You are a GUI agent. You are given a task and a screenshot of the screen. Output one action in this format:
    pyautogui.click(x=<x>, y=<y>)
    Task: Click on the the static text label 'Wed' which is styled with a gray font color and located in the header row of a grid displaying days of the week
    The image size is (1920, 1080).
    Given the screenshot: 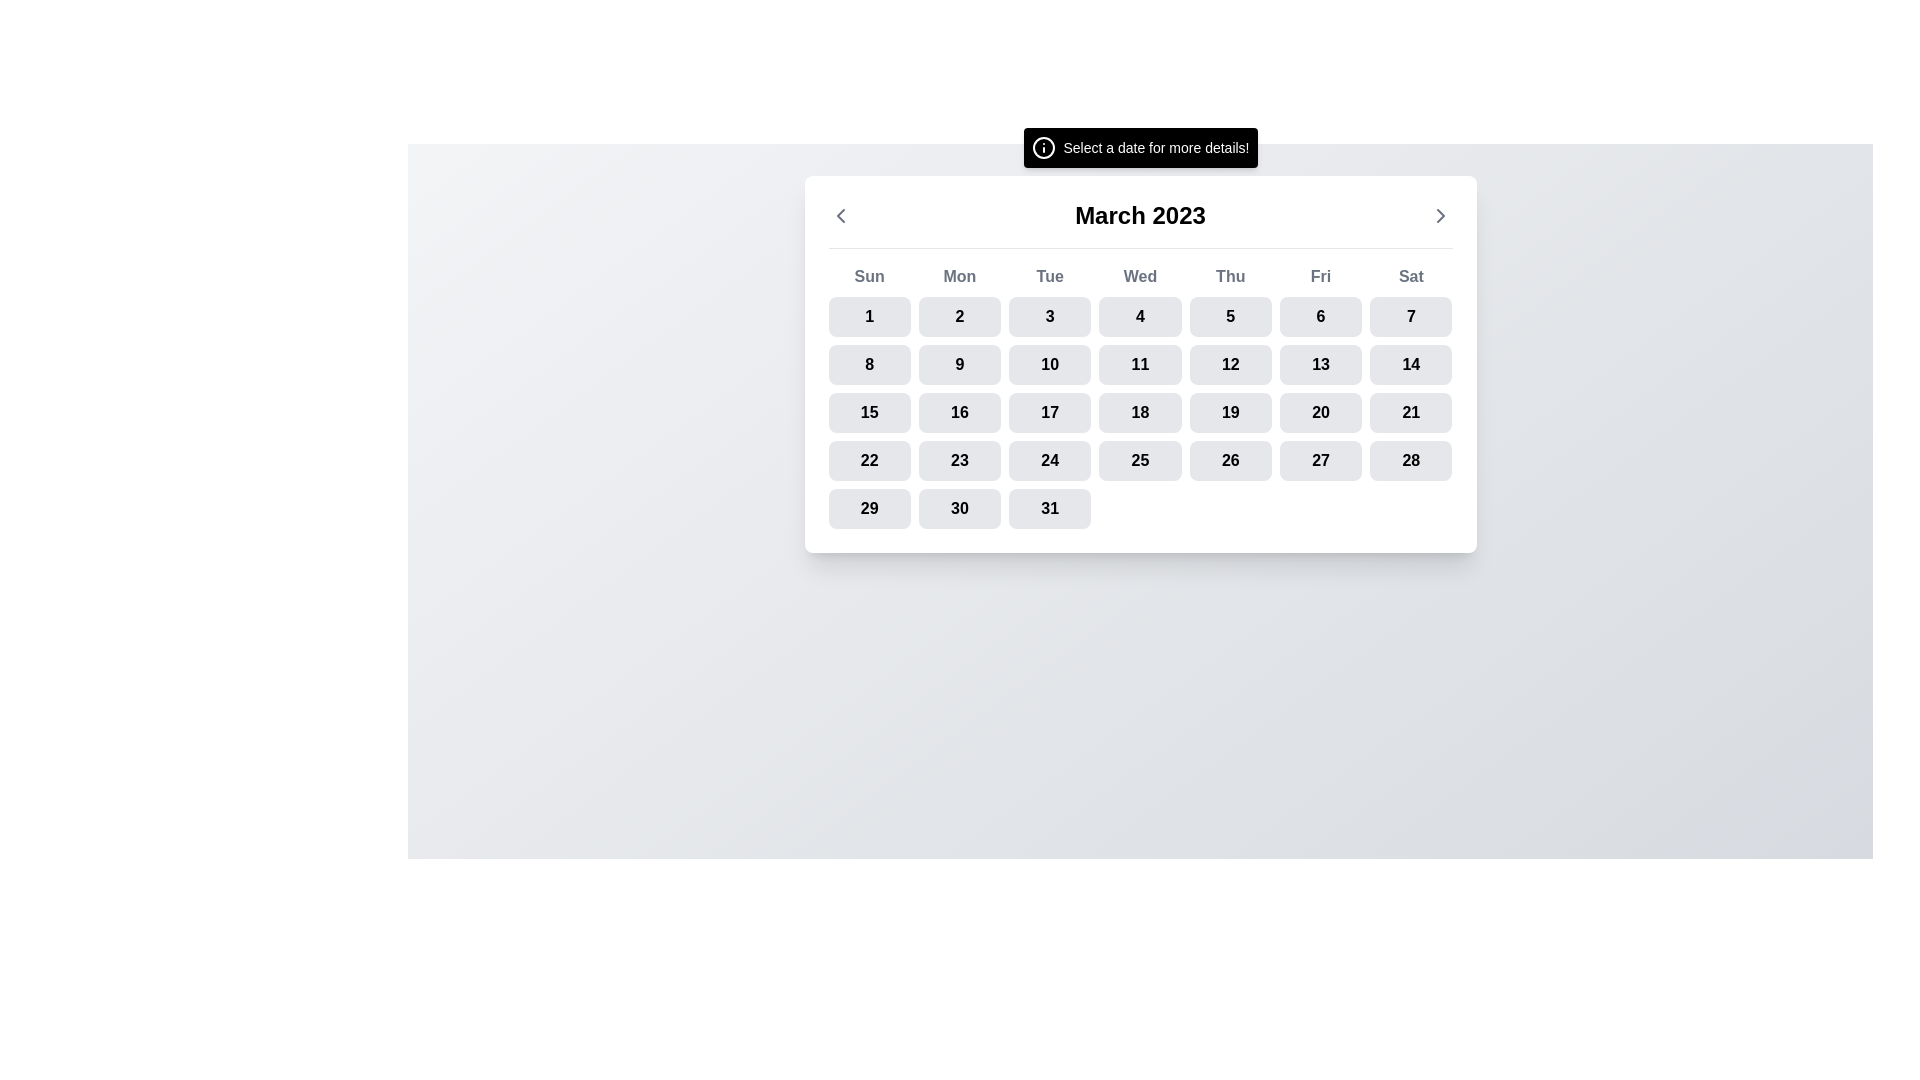 What is the action you would take?
    pyautogui.click(x=1140, y=277)
    